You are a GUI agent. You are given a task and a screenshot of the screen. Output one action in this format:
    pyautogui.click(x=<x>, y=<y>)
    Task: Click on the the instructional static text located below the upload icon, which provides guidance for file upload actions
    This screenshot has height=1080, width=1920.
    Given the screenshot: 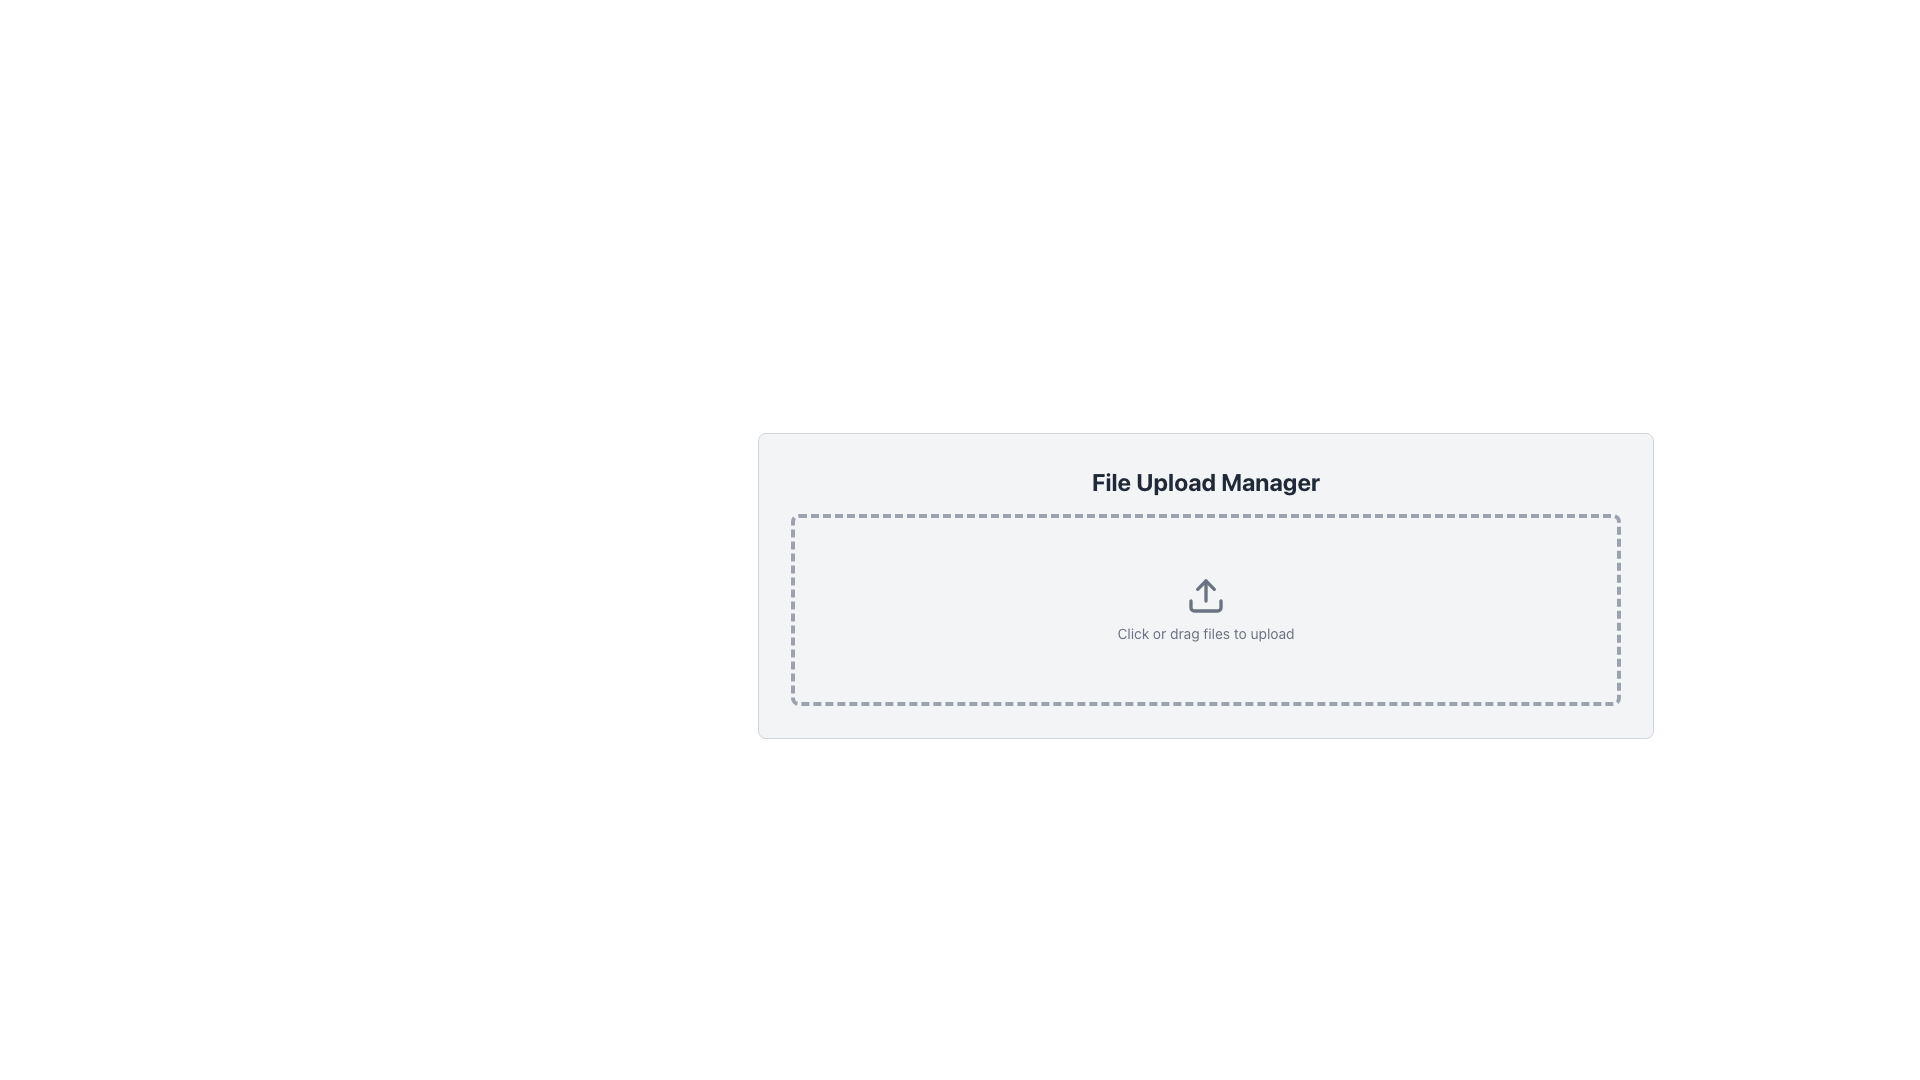 What is the action you would take?
    pyautogui.click(x=1204, y=633)
    